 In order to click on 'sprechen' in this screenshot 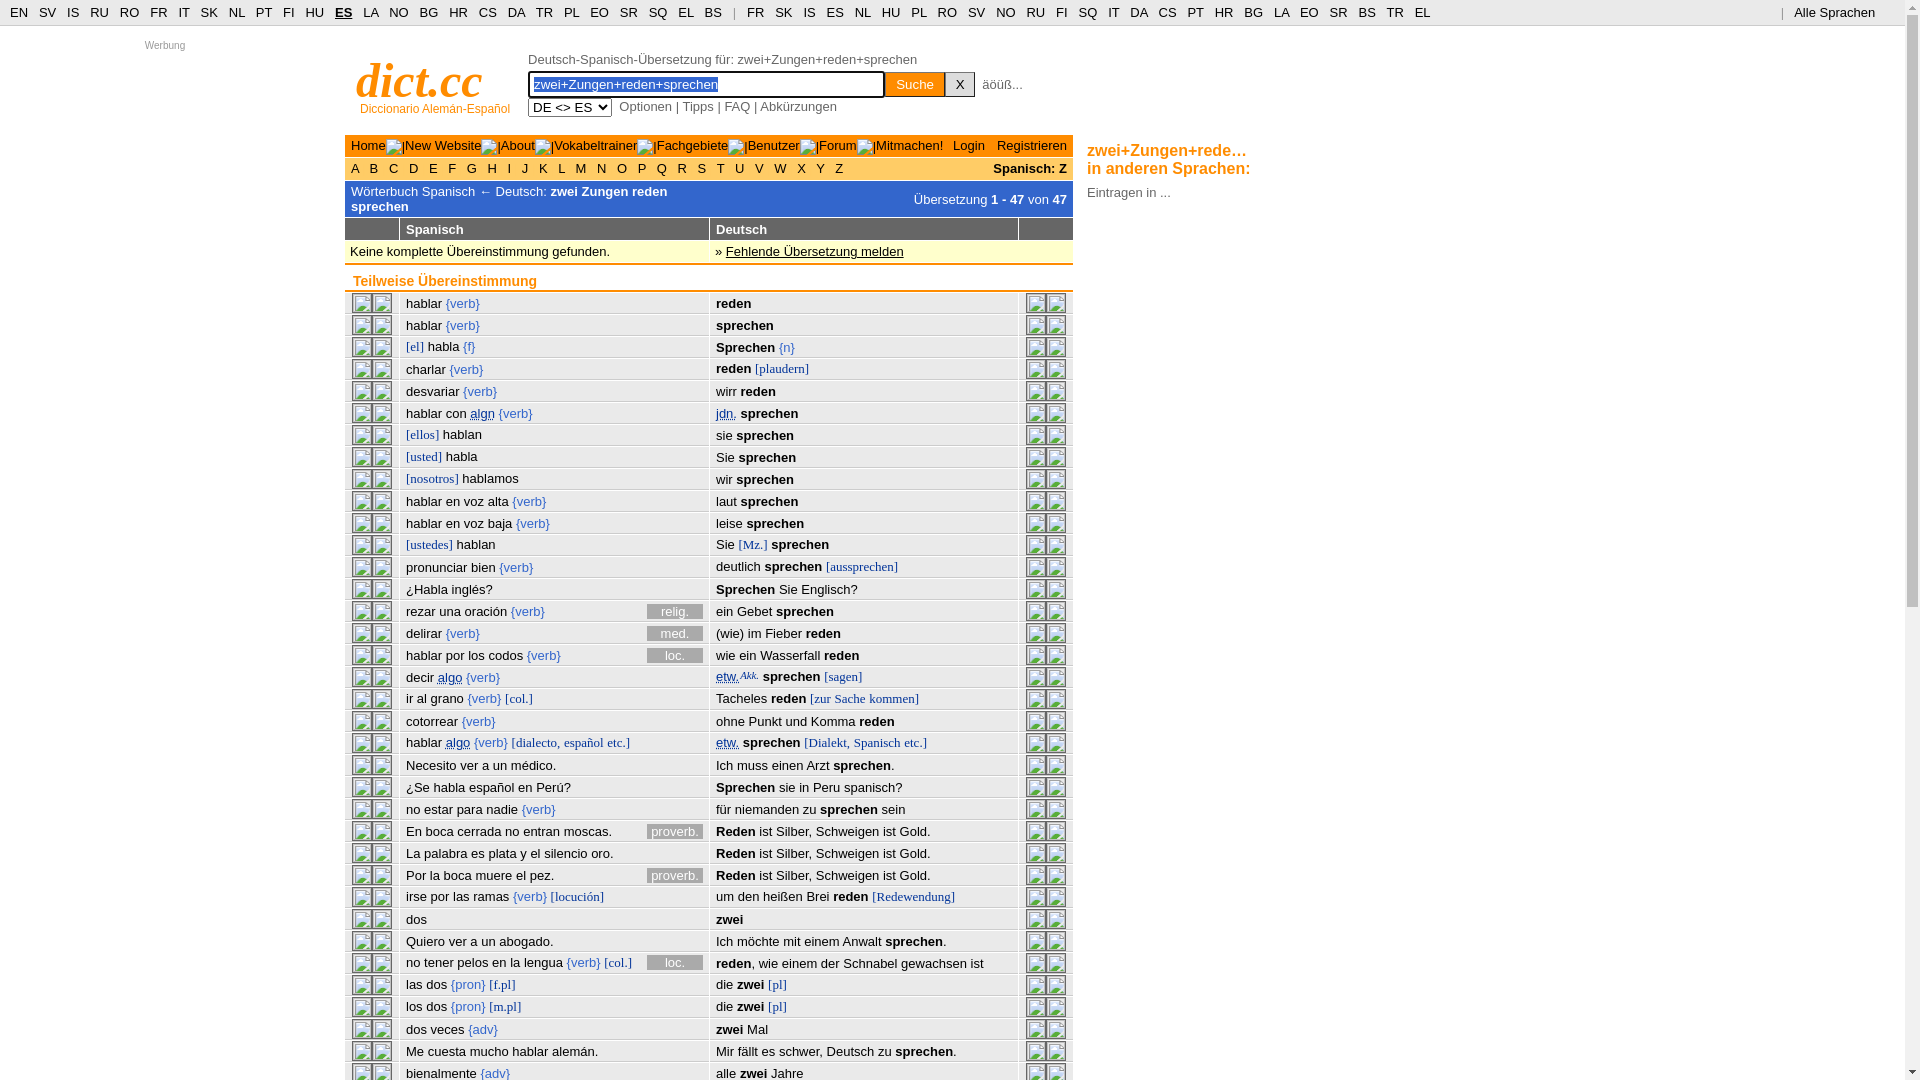, I will do `click(791, 675)`.